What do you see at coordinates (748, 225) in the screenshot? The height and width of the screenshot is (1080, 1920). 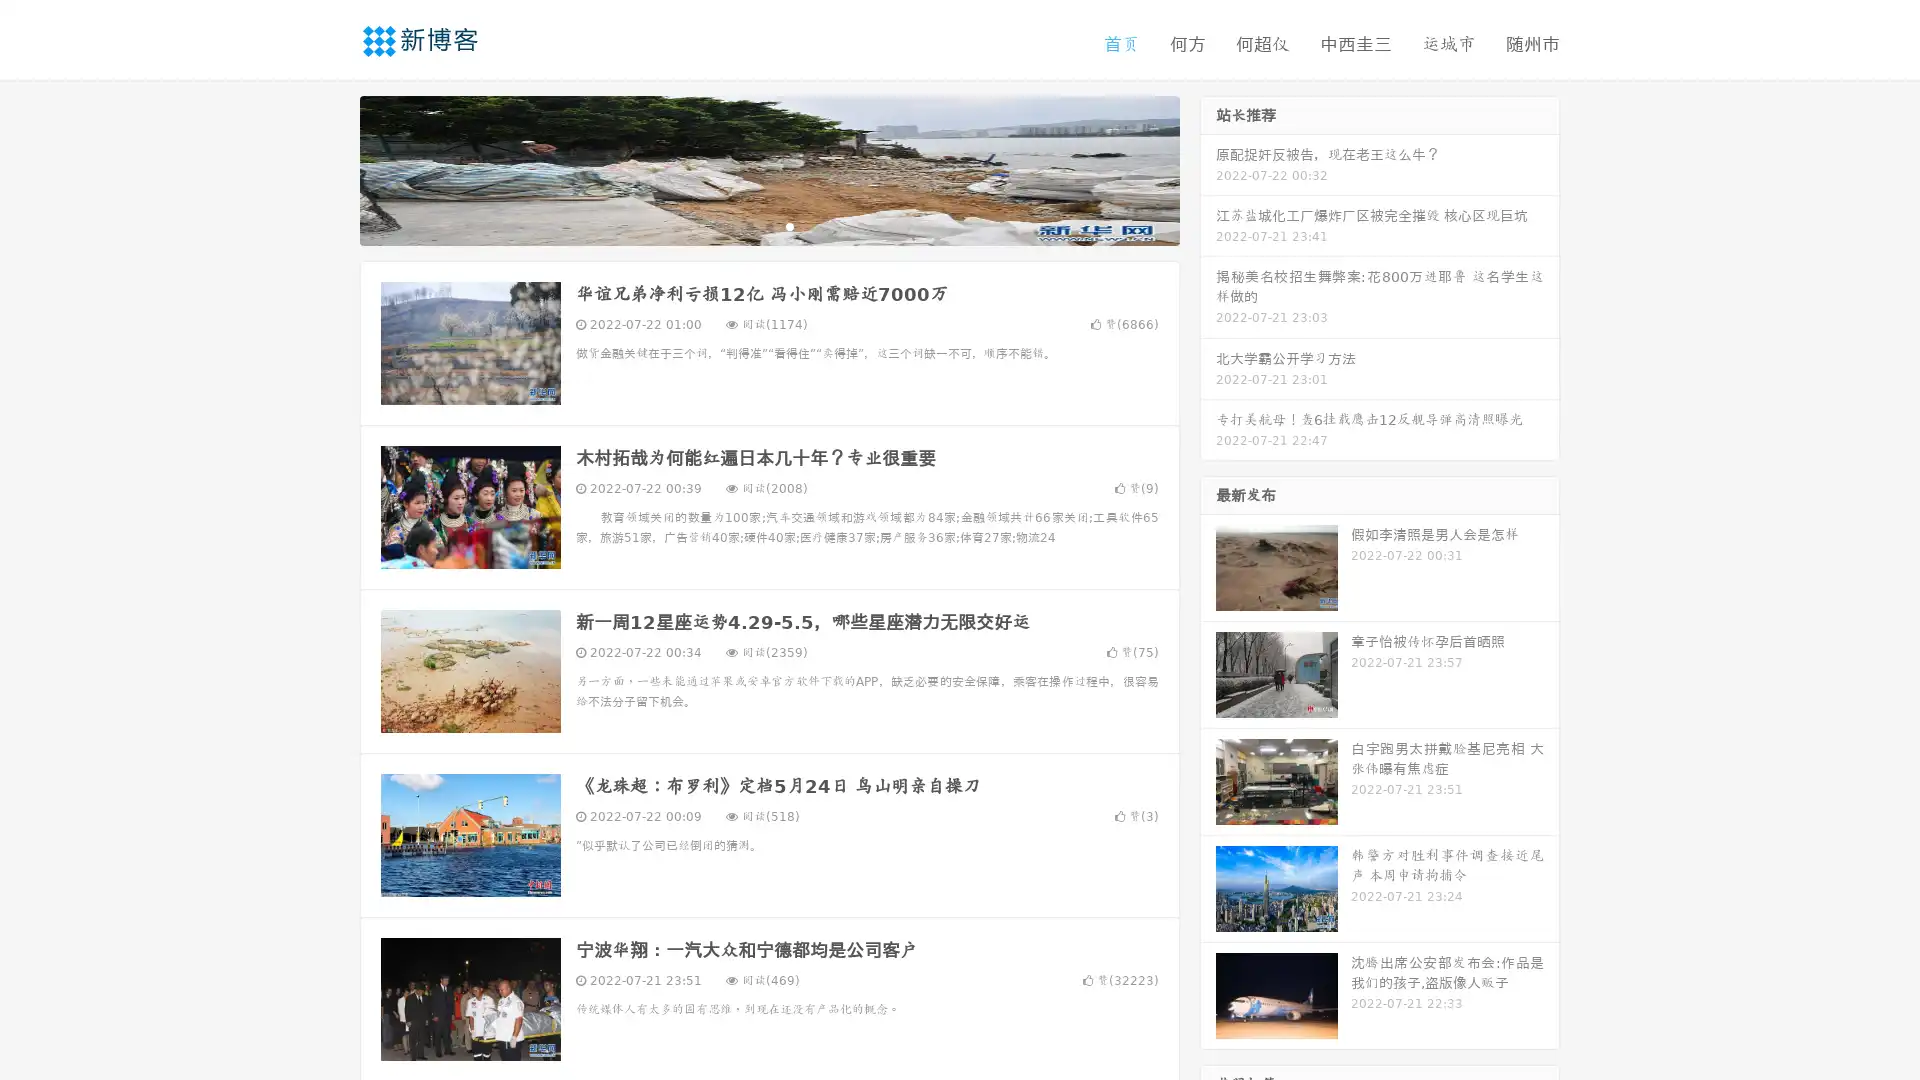 I see `Go to slide 1` at bounding box center [748, 225].